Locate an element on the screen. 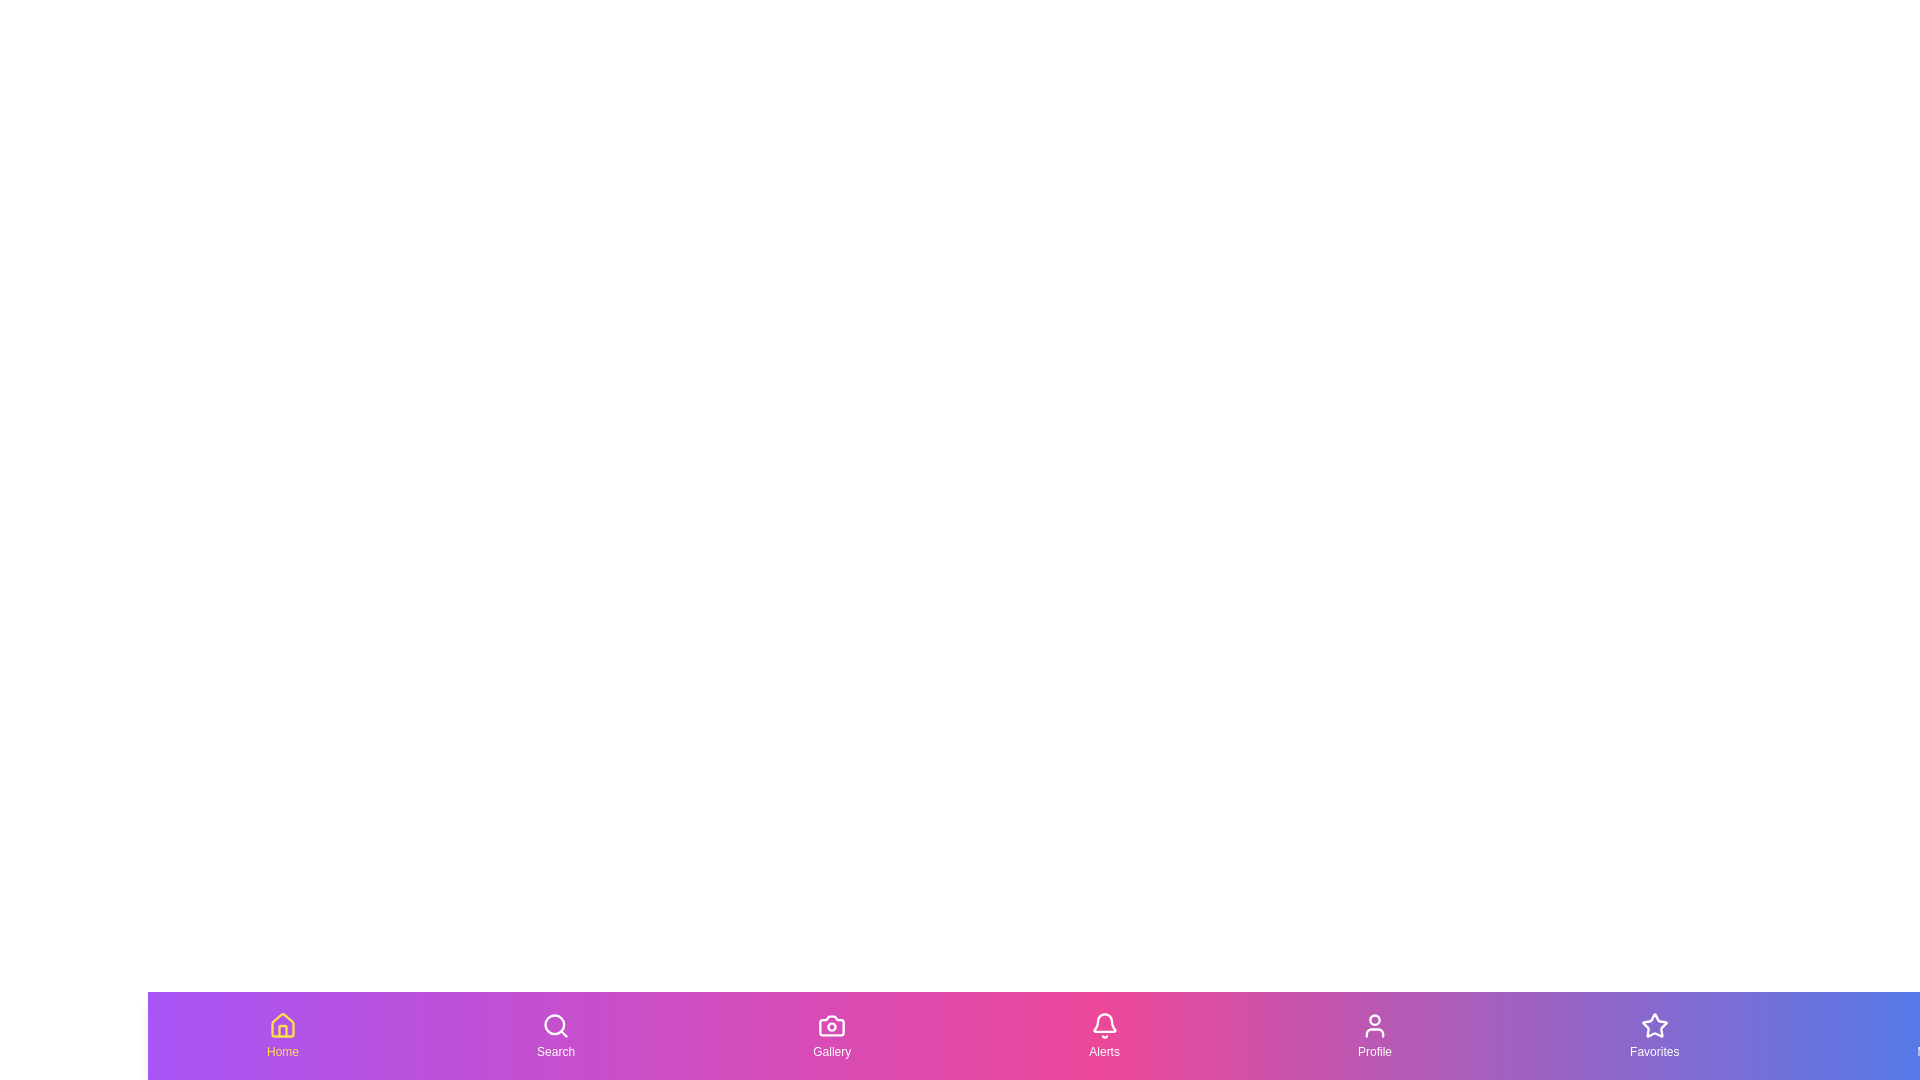 The image size is (1920, 1080). the button labeled Alerts to observe the hover effect is located at coordinates (1103, 1035).